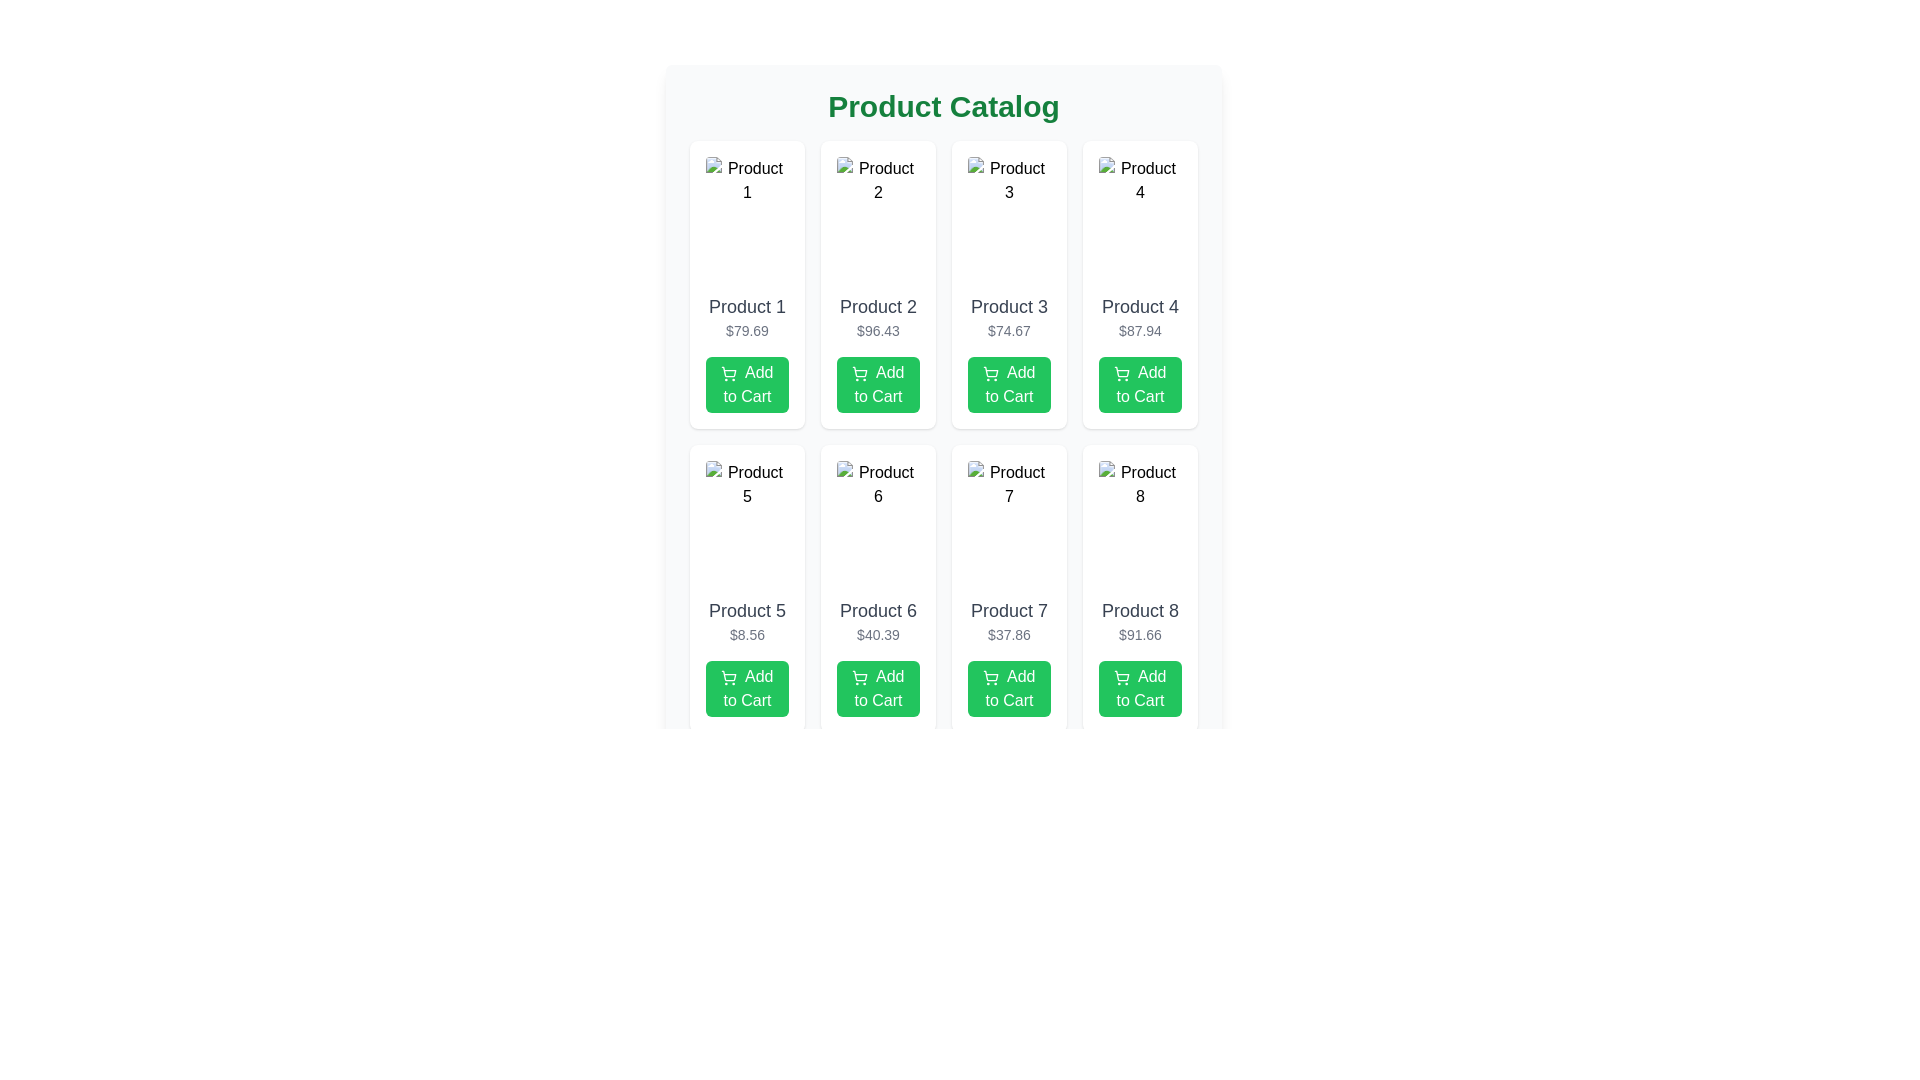 The height and width of the screenshot is (1080, 1920). I want to click on the image placeholder for 'Product 8', so click(1140, 523).